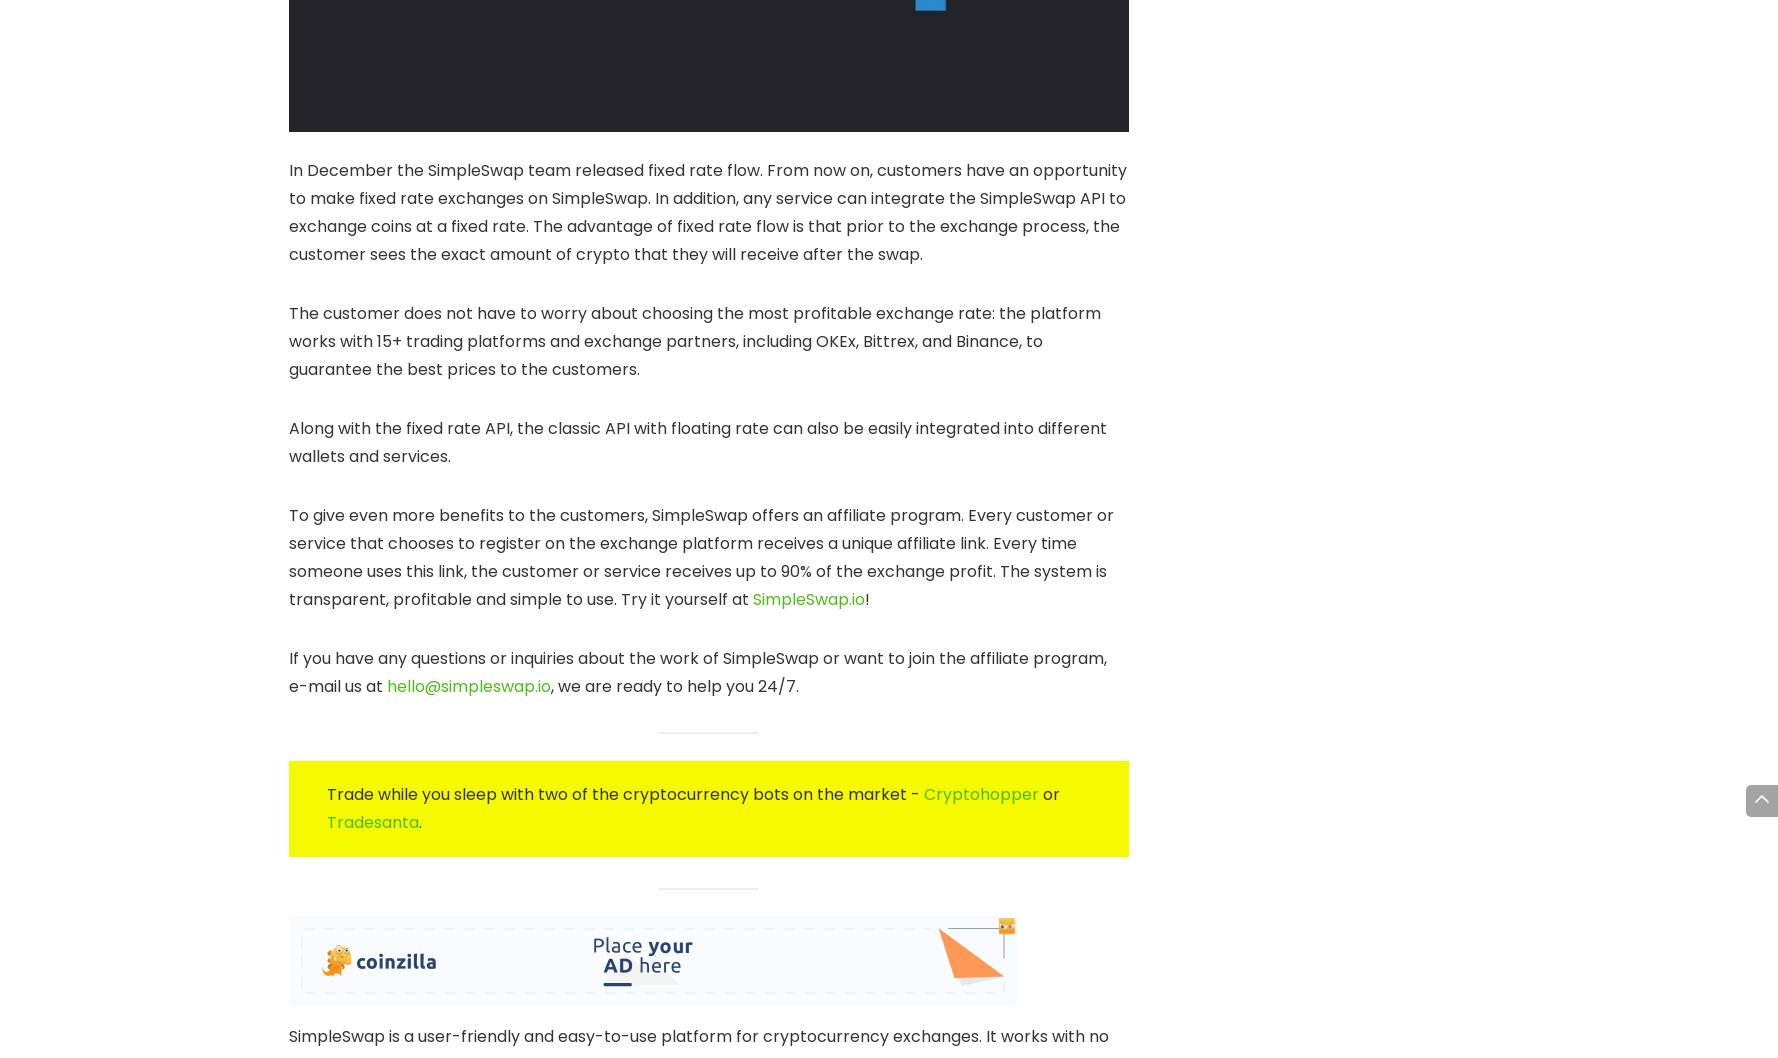  Describe the element at coordinates (980, 793) in the screenshot. I see `'Cryptohopper'` at that location.